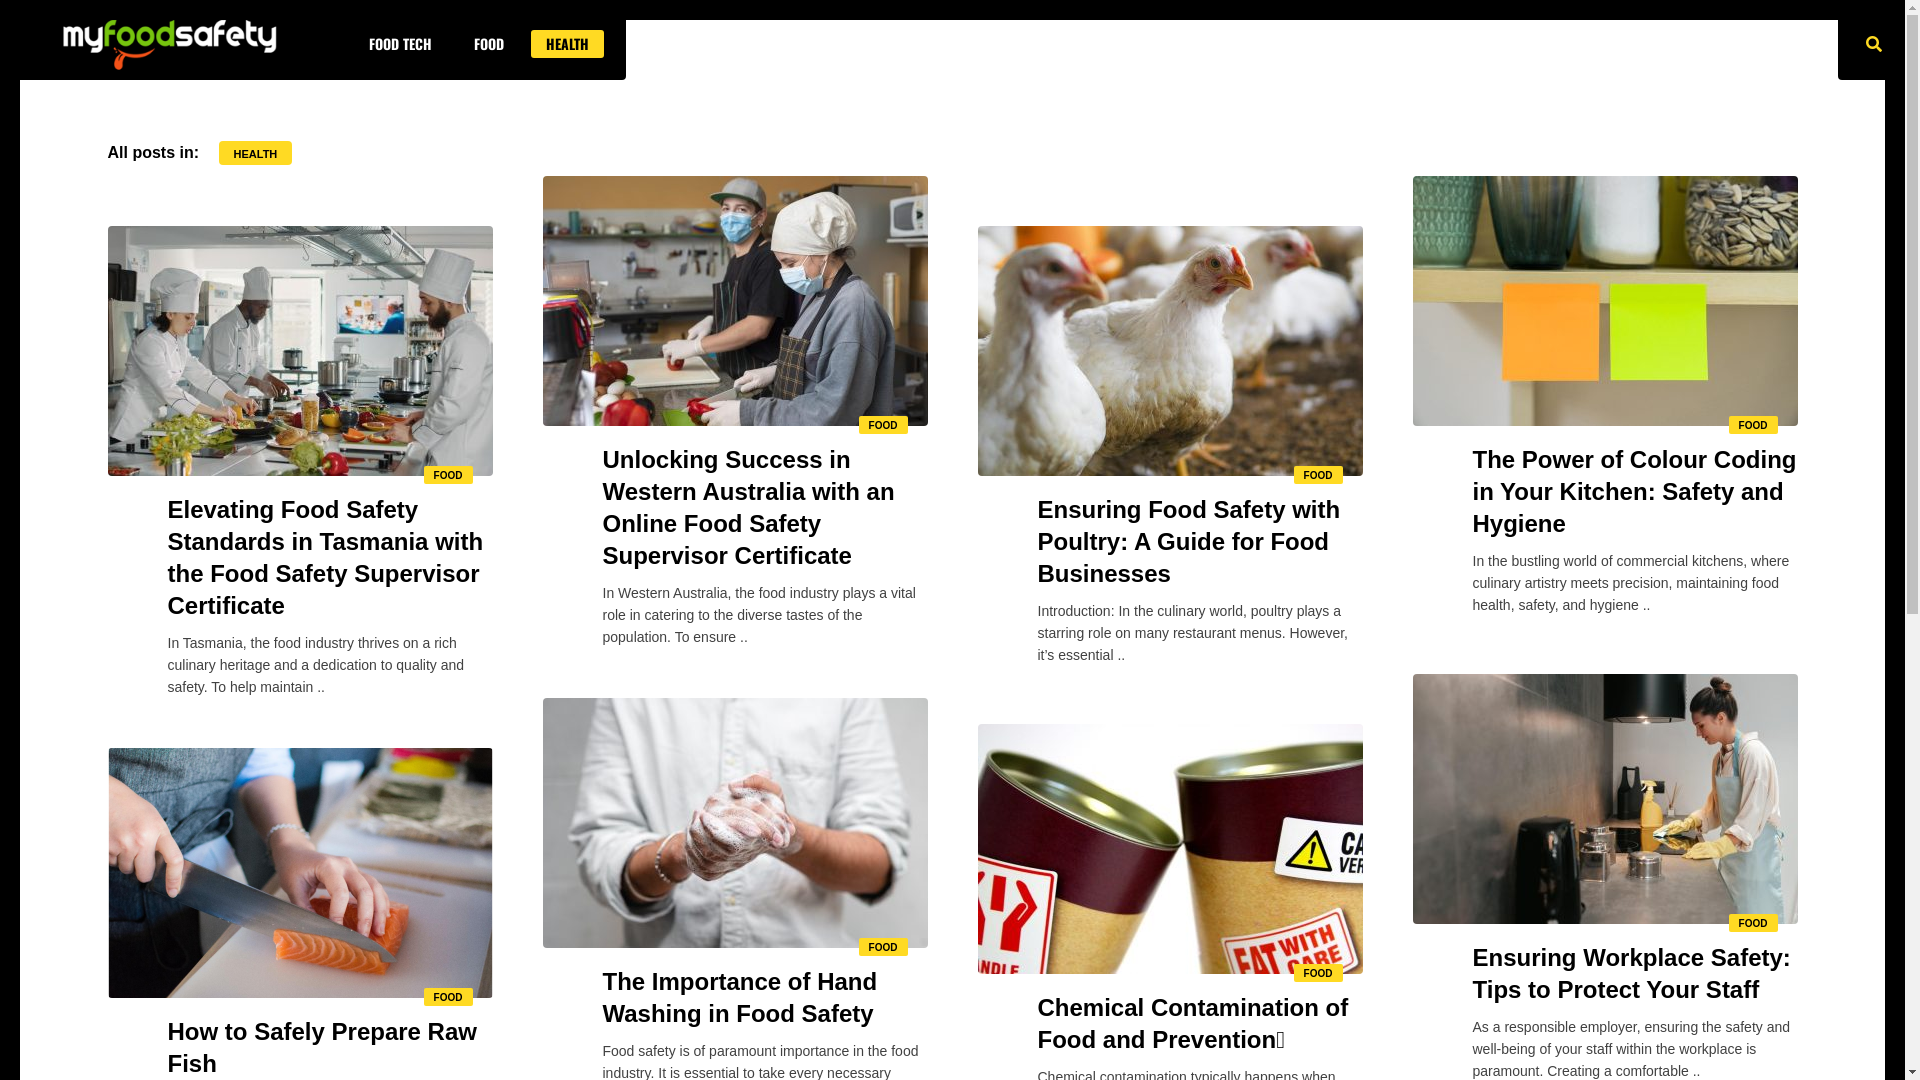 This screenshot has width=1920, height=1080. What do you see at coordinates (1304, 972) in the screenshot?
I see `'FOOD'` at bounding box center [1304, 972].